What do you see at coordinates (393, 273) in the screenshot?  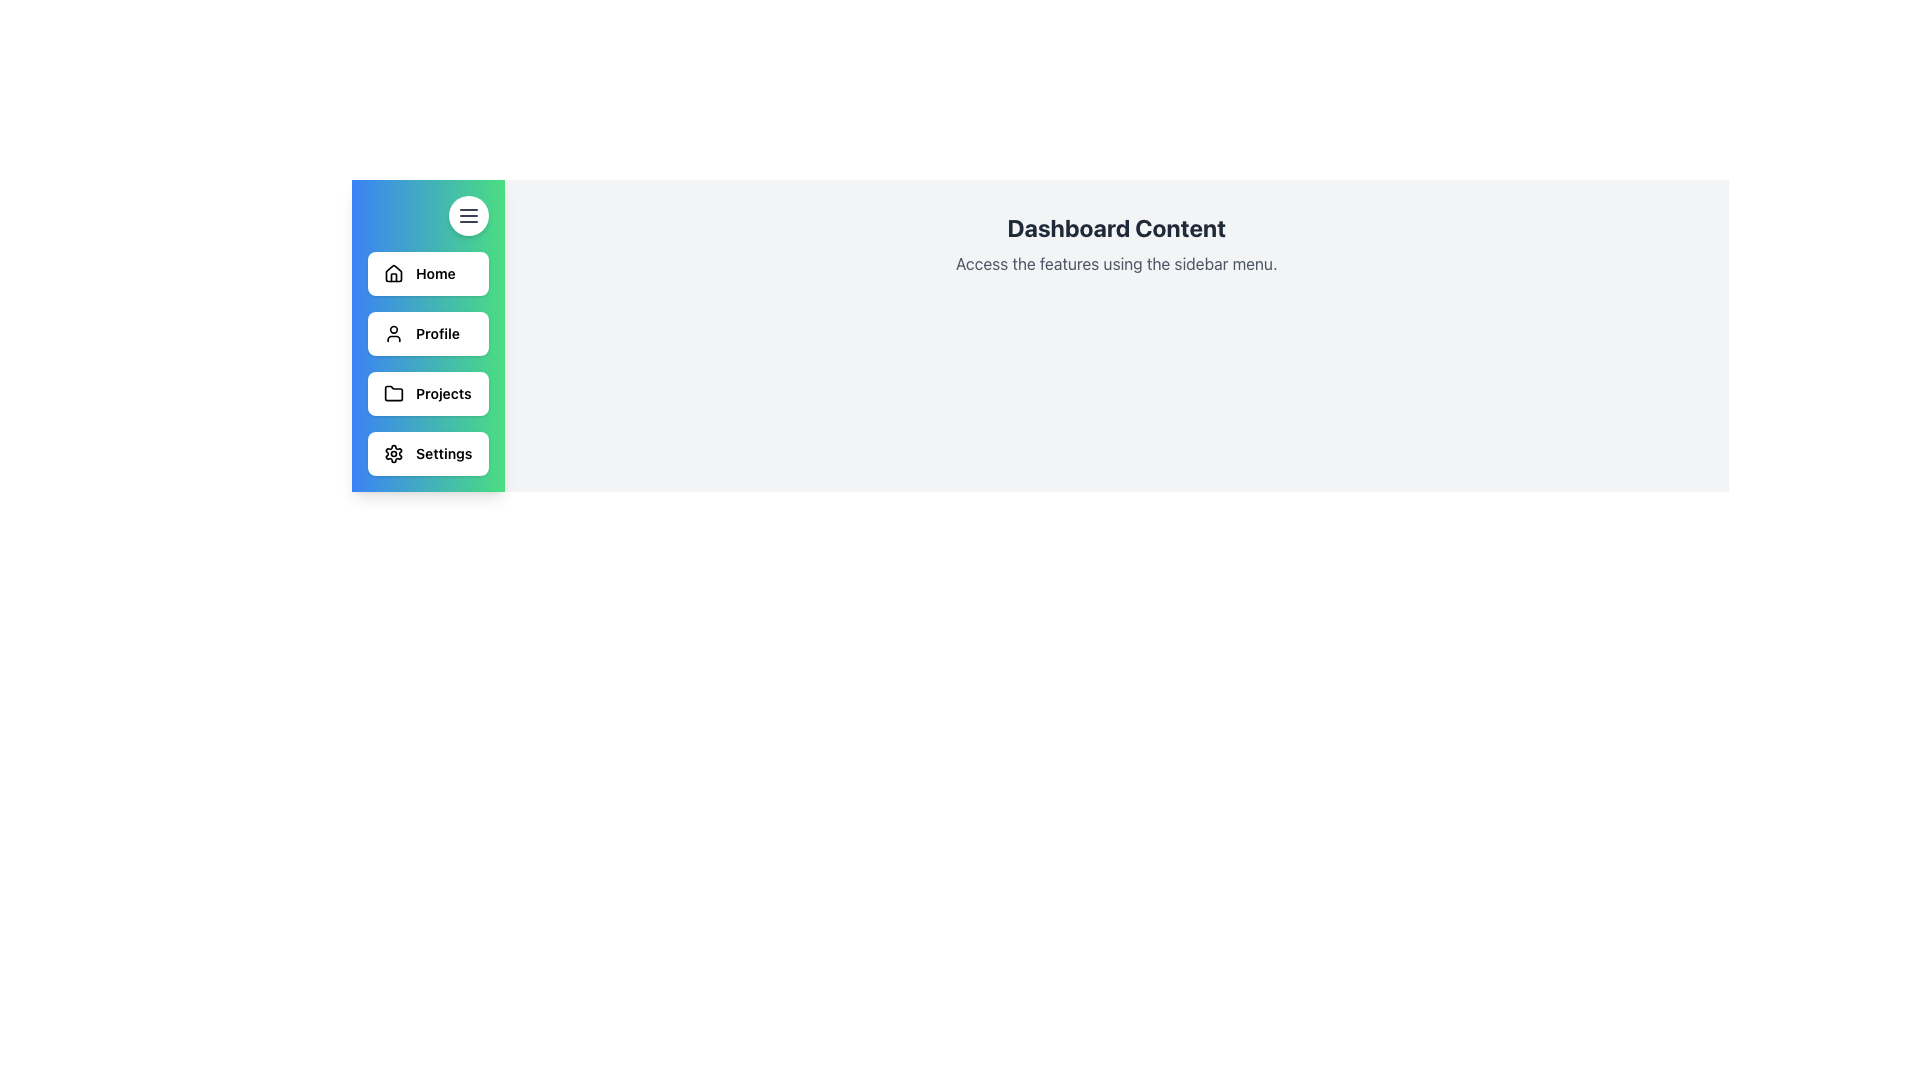 I see `the small house icon in the left-side menu bar that represents the 'Home' navigation option, which is the first item in the vertical list and is positioned next to the text label 'Home'` at bounding box center [393, 273].